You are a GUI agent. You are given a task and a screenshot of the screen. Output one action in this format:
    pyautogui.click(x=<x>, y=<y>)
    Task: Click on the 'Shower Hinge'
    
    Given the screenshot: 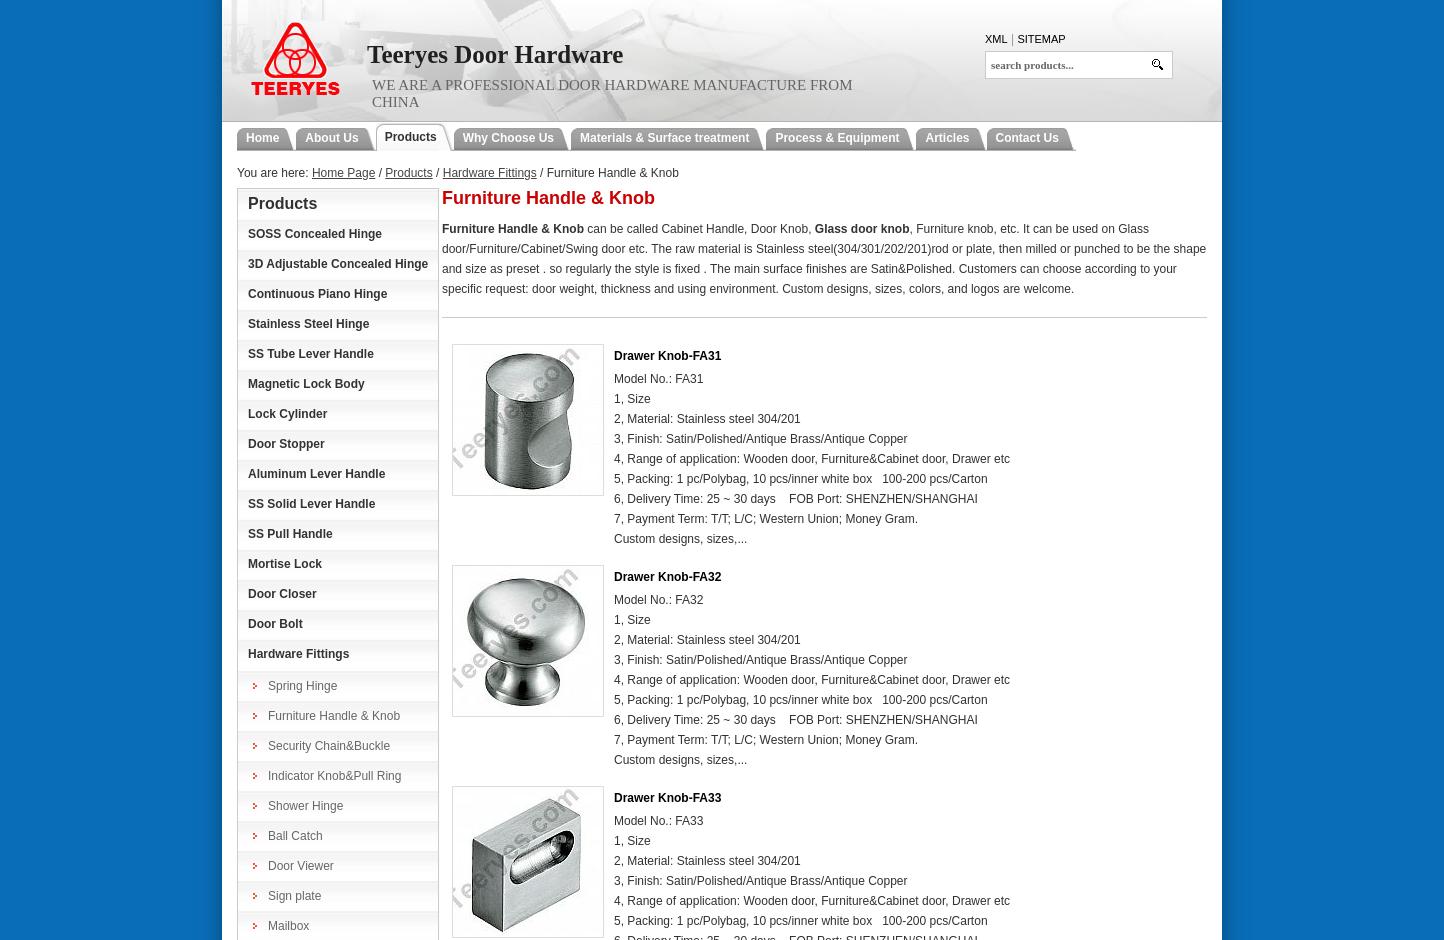 What is the action you would take?
    pyautogui.click(x=304, y=805)
    